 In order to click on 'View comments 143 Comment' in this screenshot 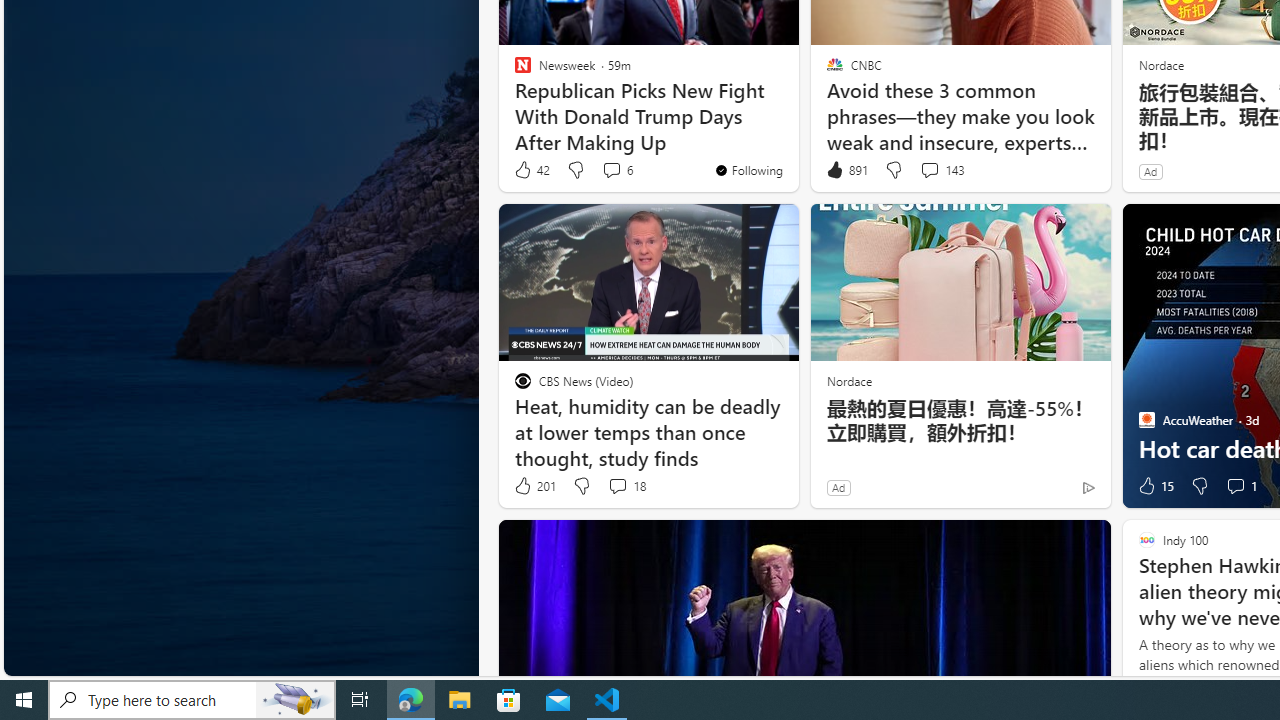, I will do `click(941, 169)`.